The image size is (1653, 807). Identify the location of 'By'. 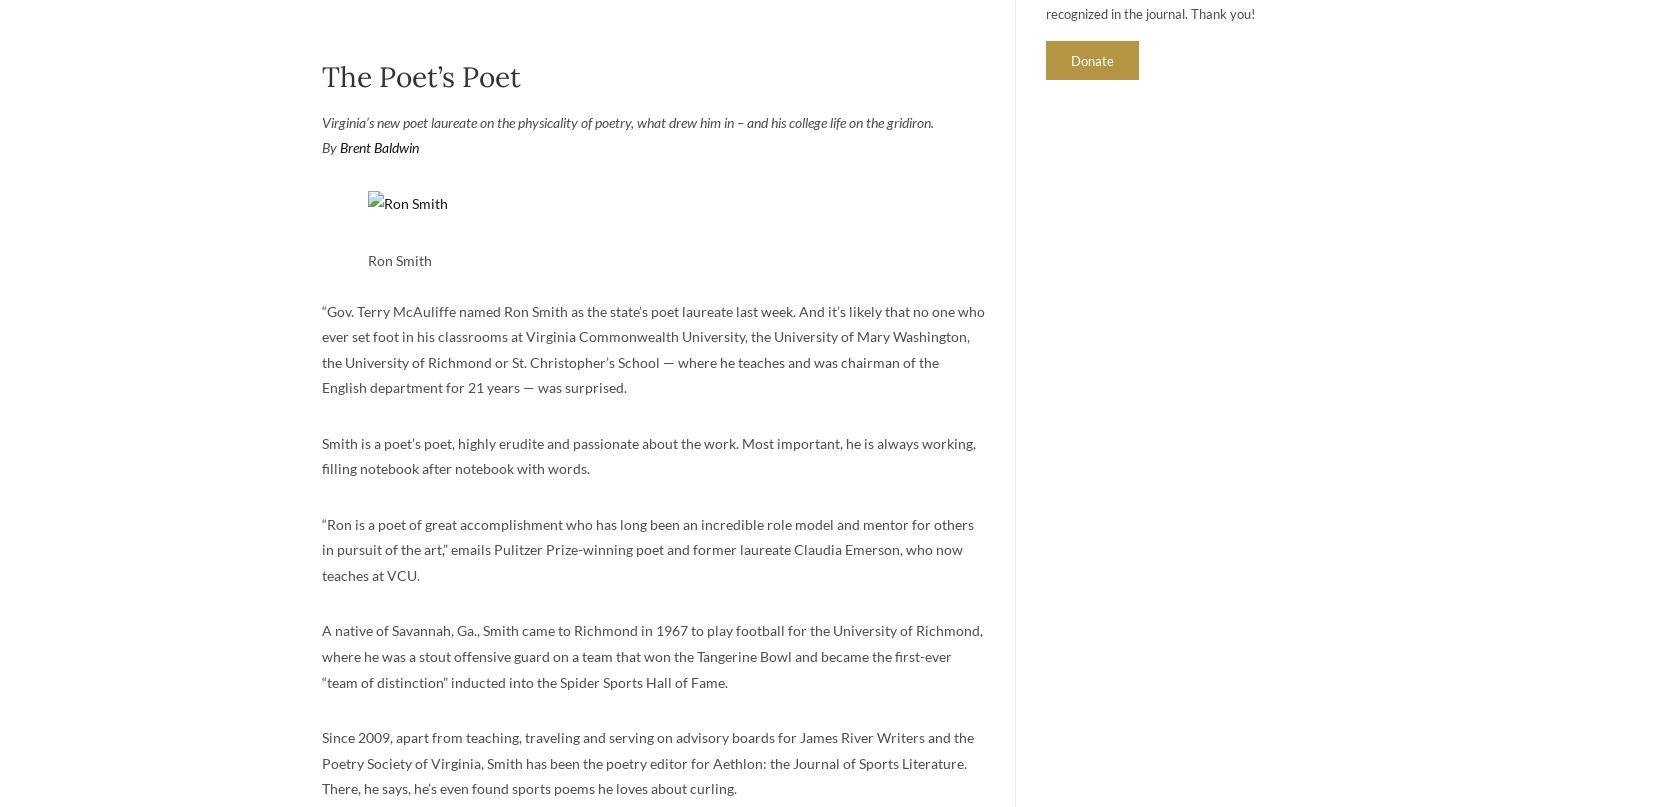
(320, 146).